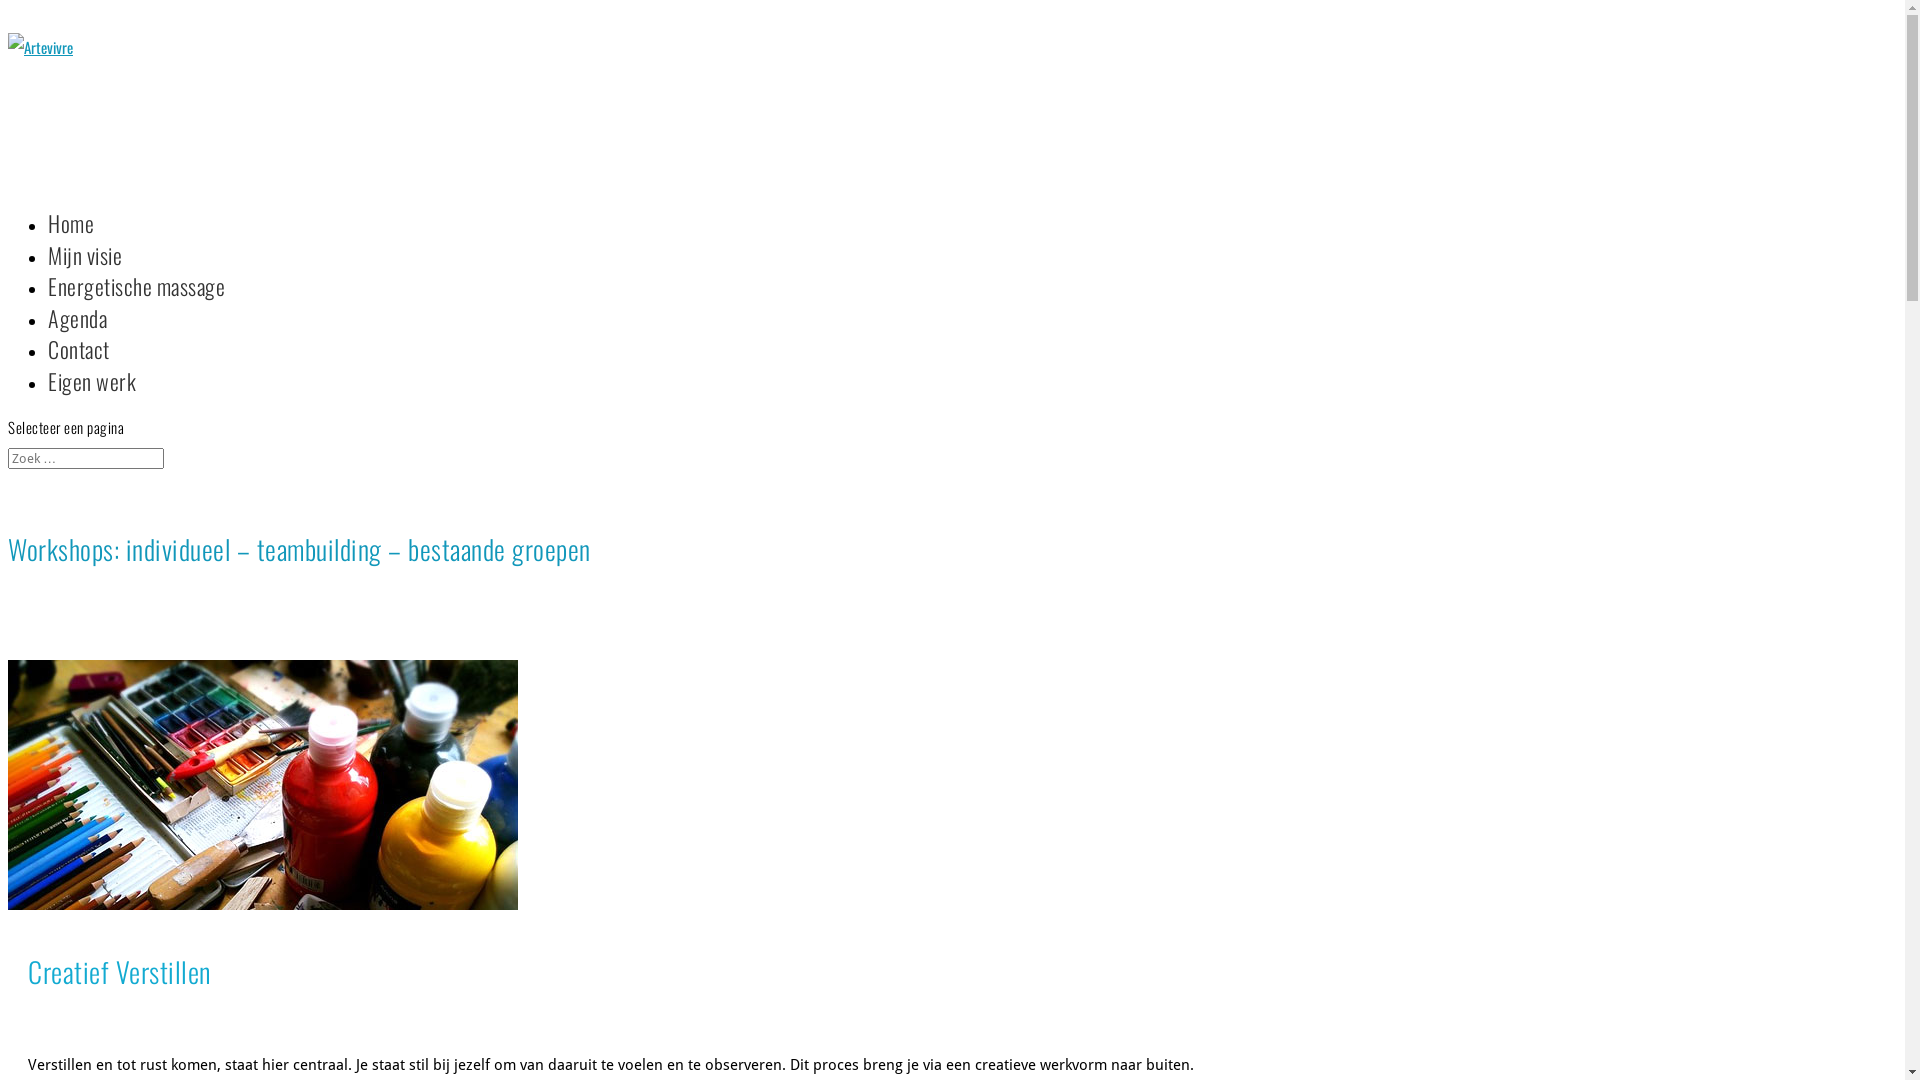  Describe the element at coordinates (90, 402) in the screenshot. I see `'Eigen werk'` at that location.